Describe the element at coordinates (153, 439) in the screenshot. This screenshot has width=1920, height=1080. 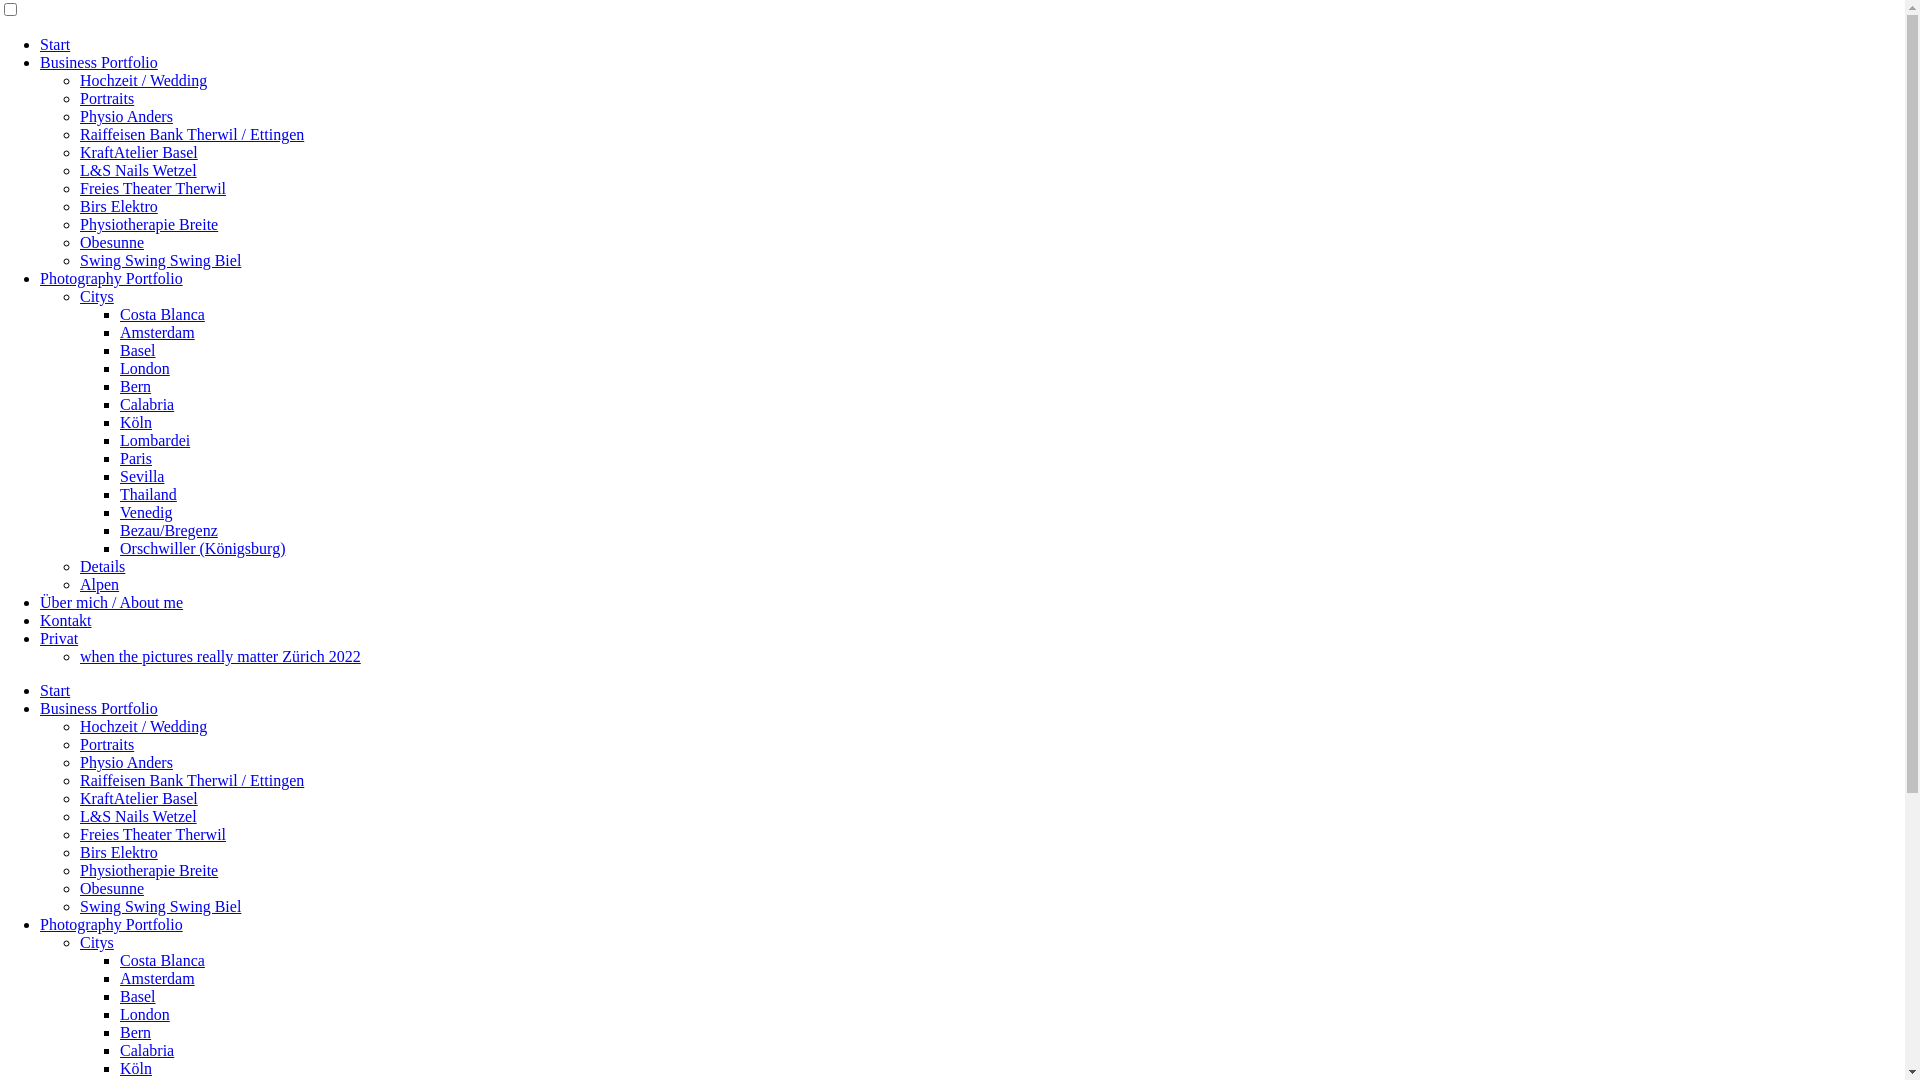
I see `'Lombardei'` at that location.